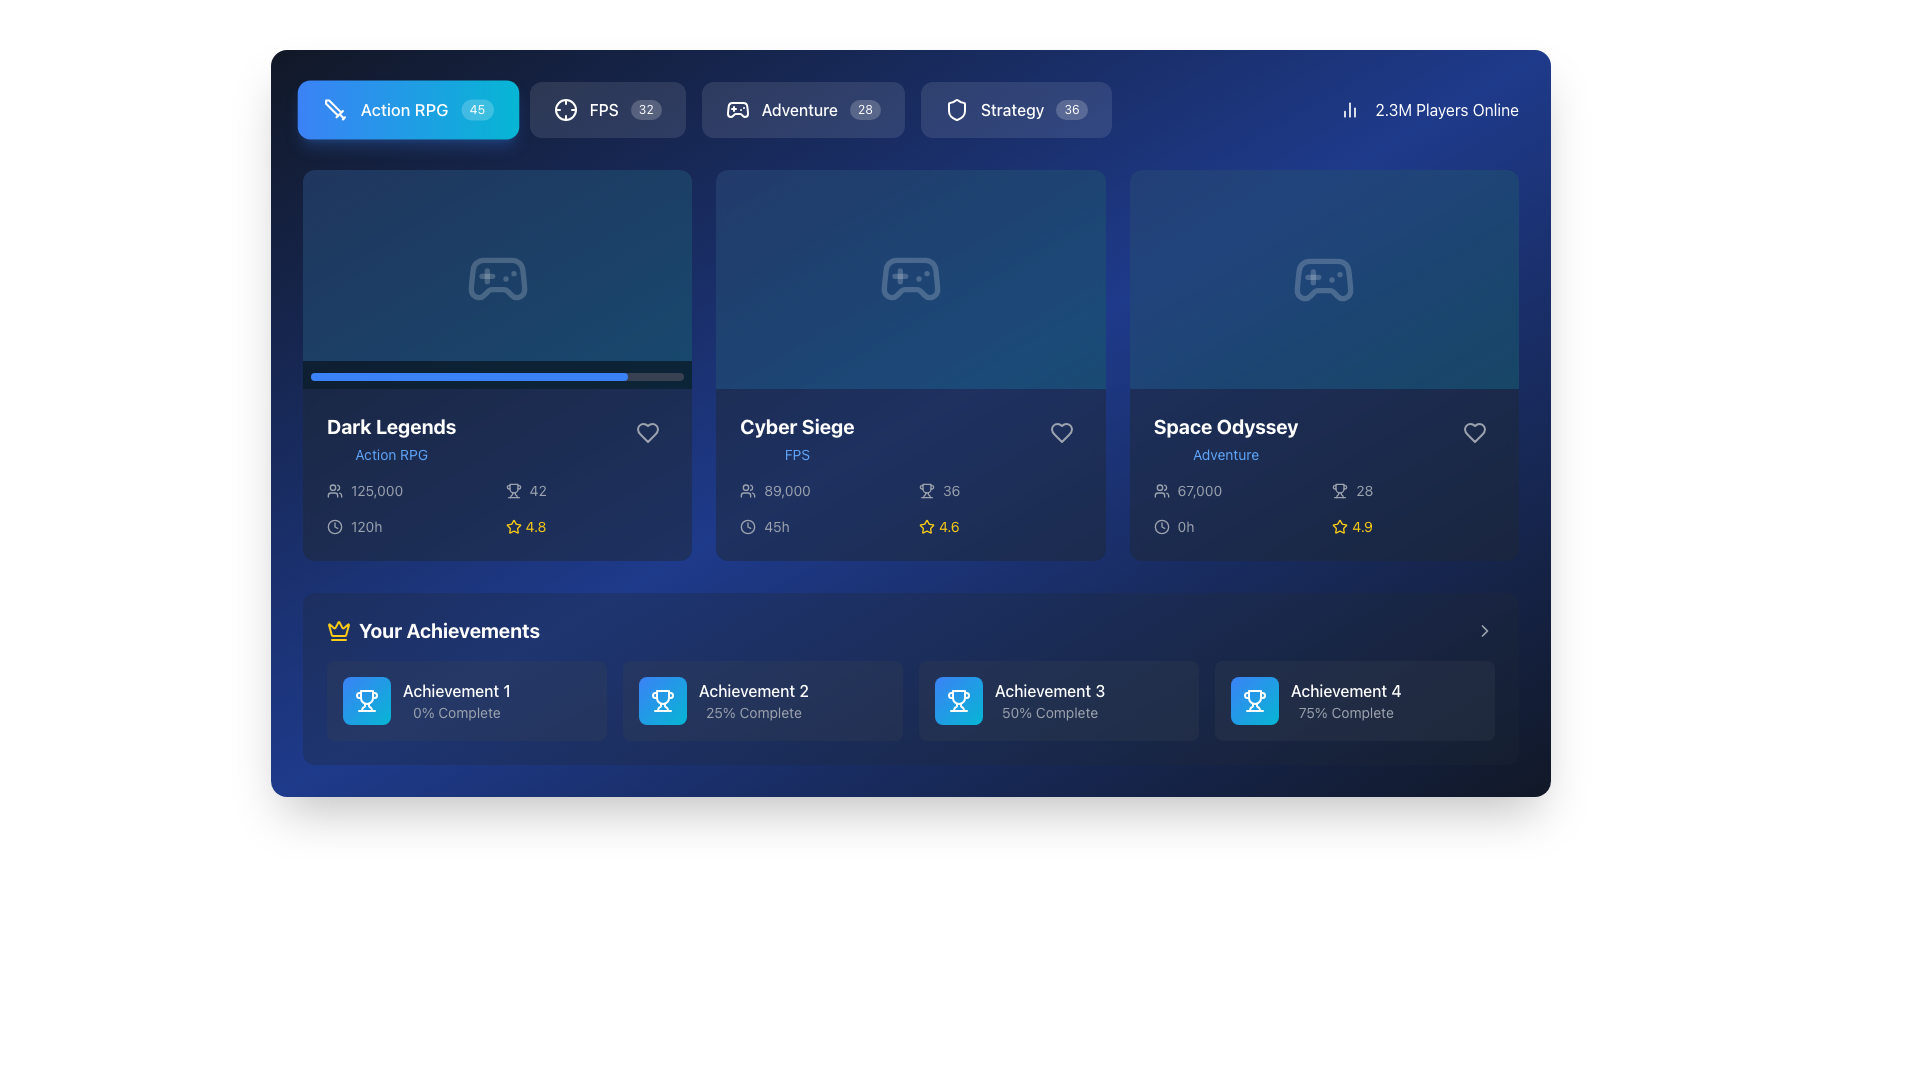 This screenshot has width=1920, height=1080. Describe the element at coordinates (339, 631) in the screenshot. I see `the Decorative Icon located in the header of the 'Your Achievements' section, which emphasizes the significance of accomplishments` at that location.